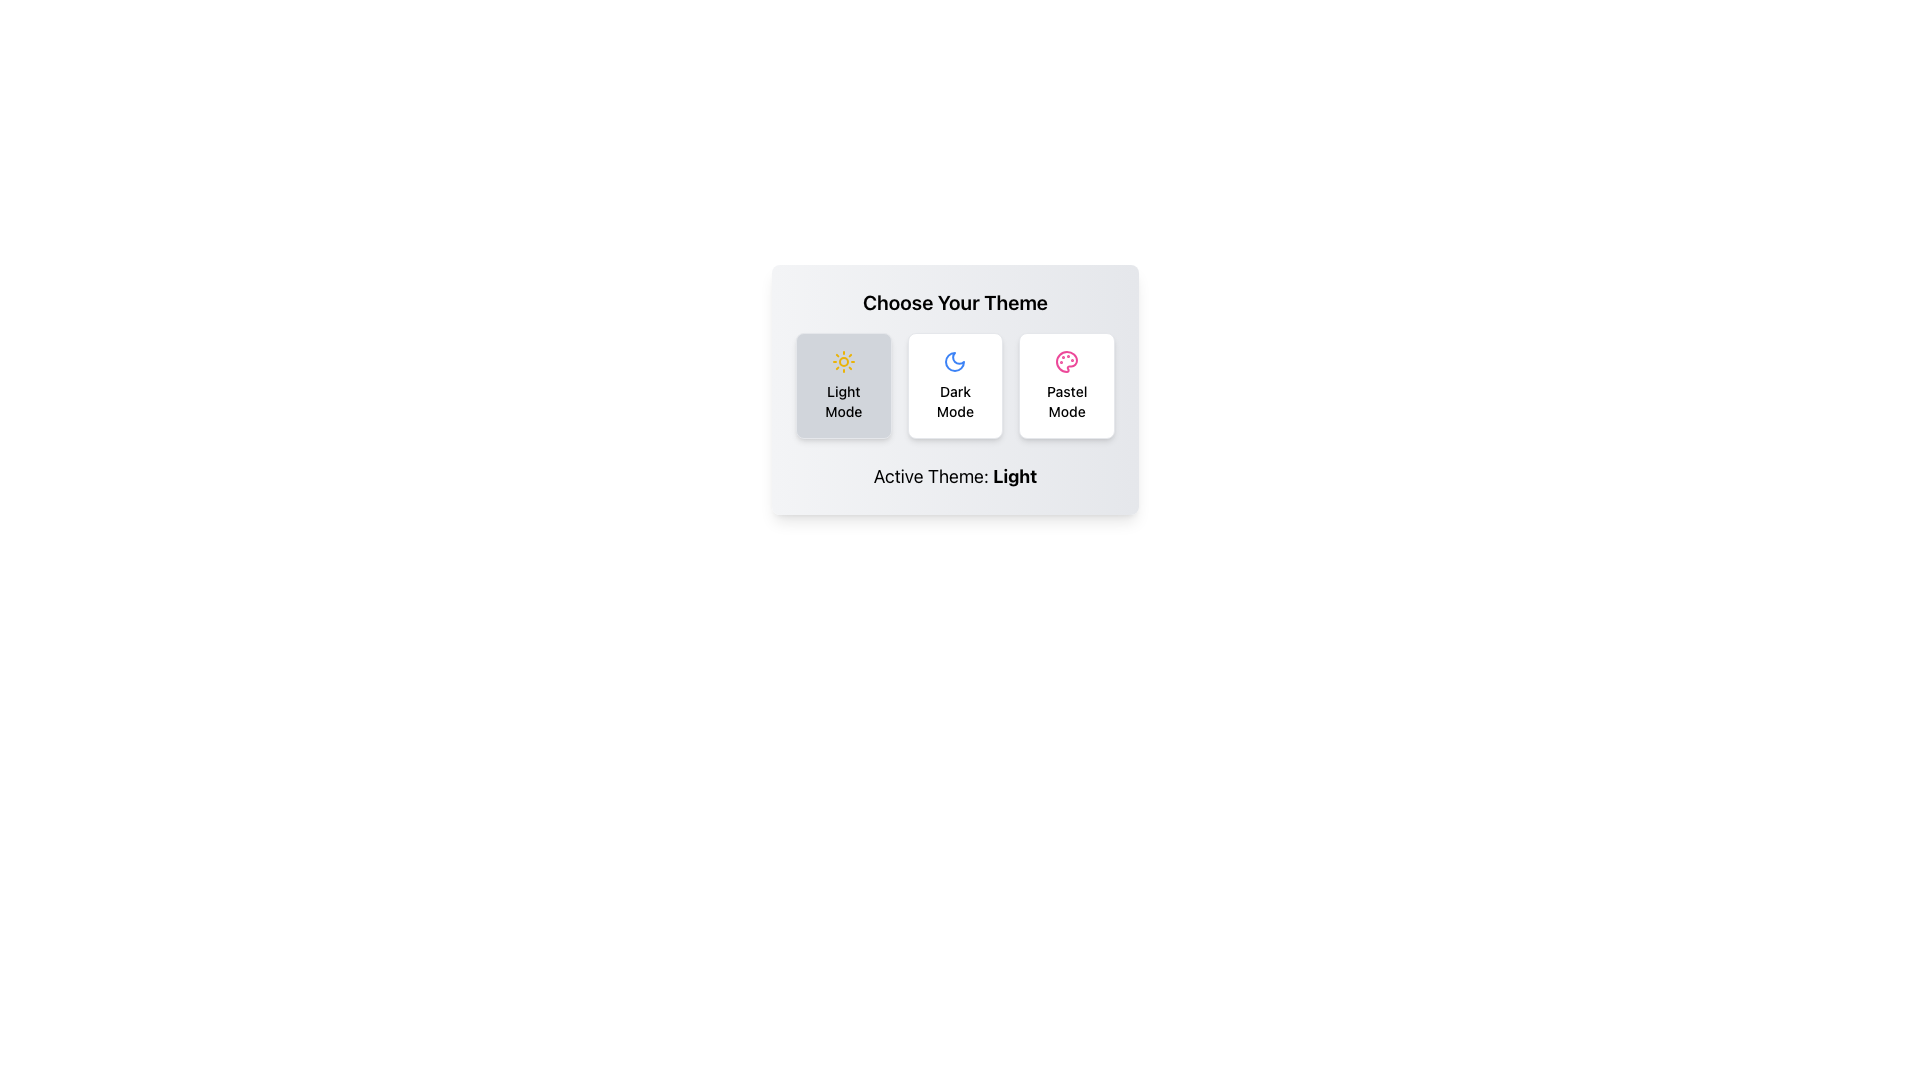 The image size is (1920, 1080). What do you see at coordinates (1015, 476) in the screenshot?
I see `non-interactive Text Label indicating the currently active theme located at the rightmost side of the sentence 'Active Theme: Light.'` at bounding box center [1015, 476].